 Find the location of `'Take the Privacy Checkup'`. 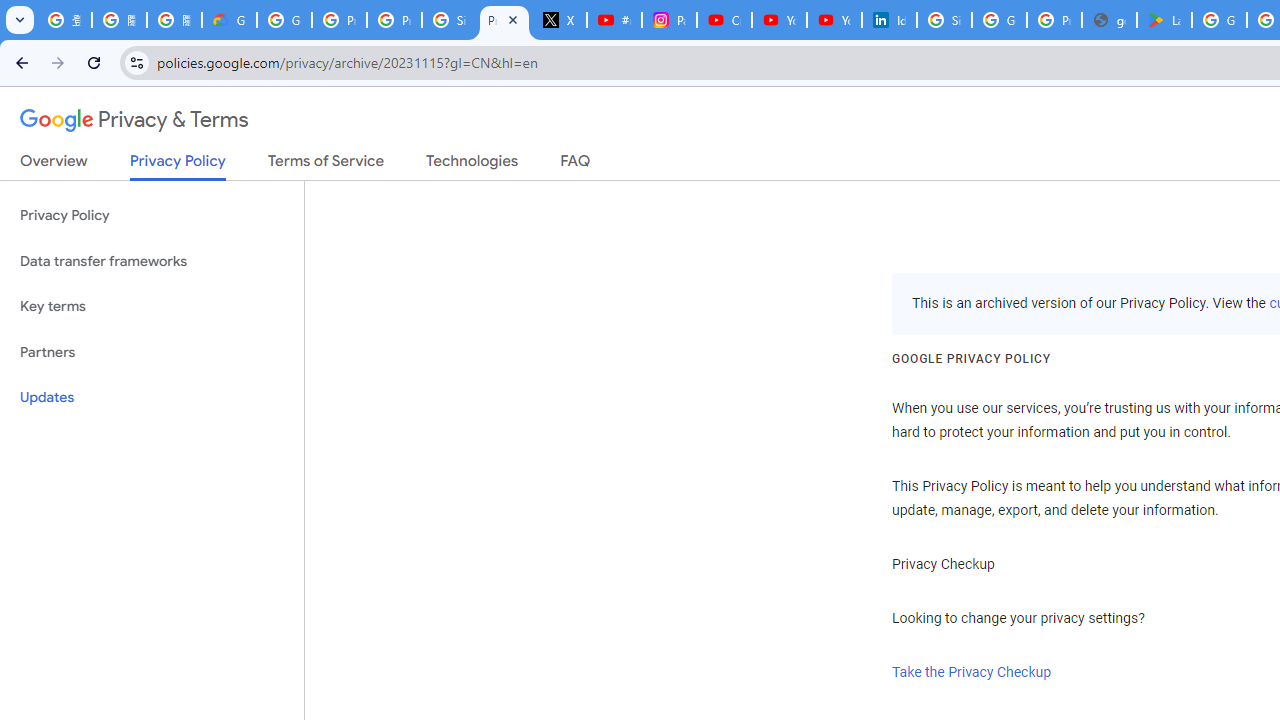

'Take the Privacy Checkup' is located at coordinates (972, 672).